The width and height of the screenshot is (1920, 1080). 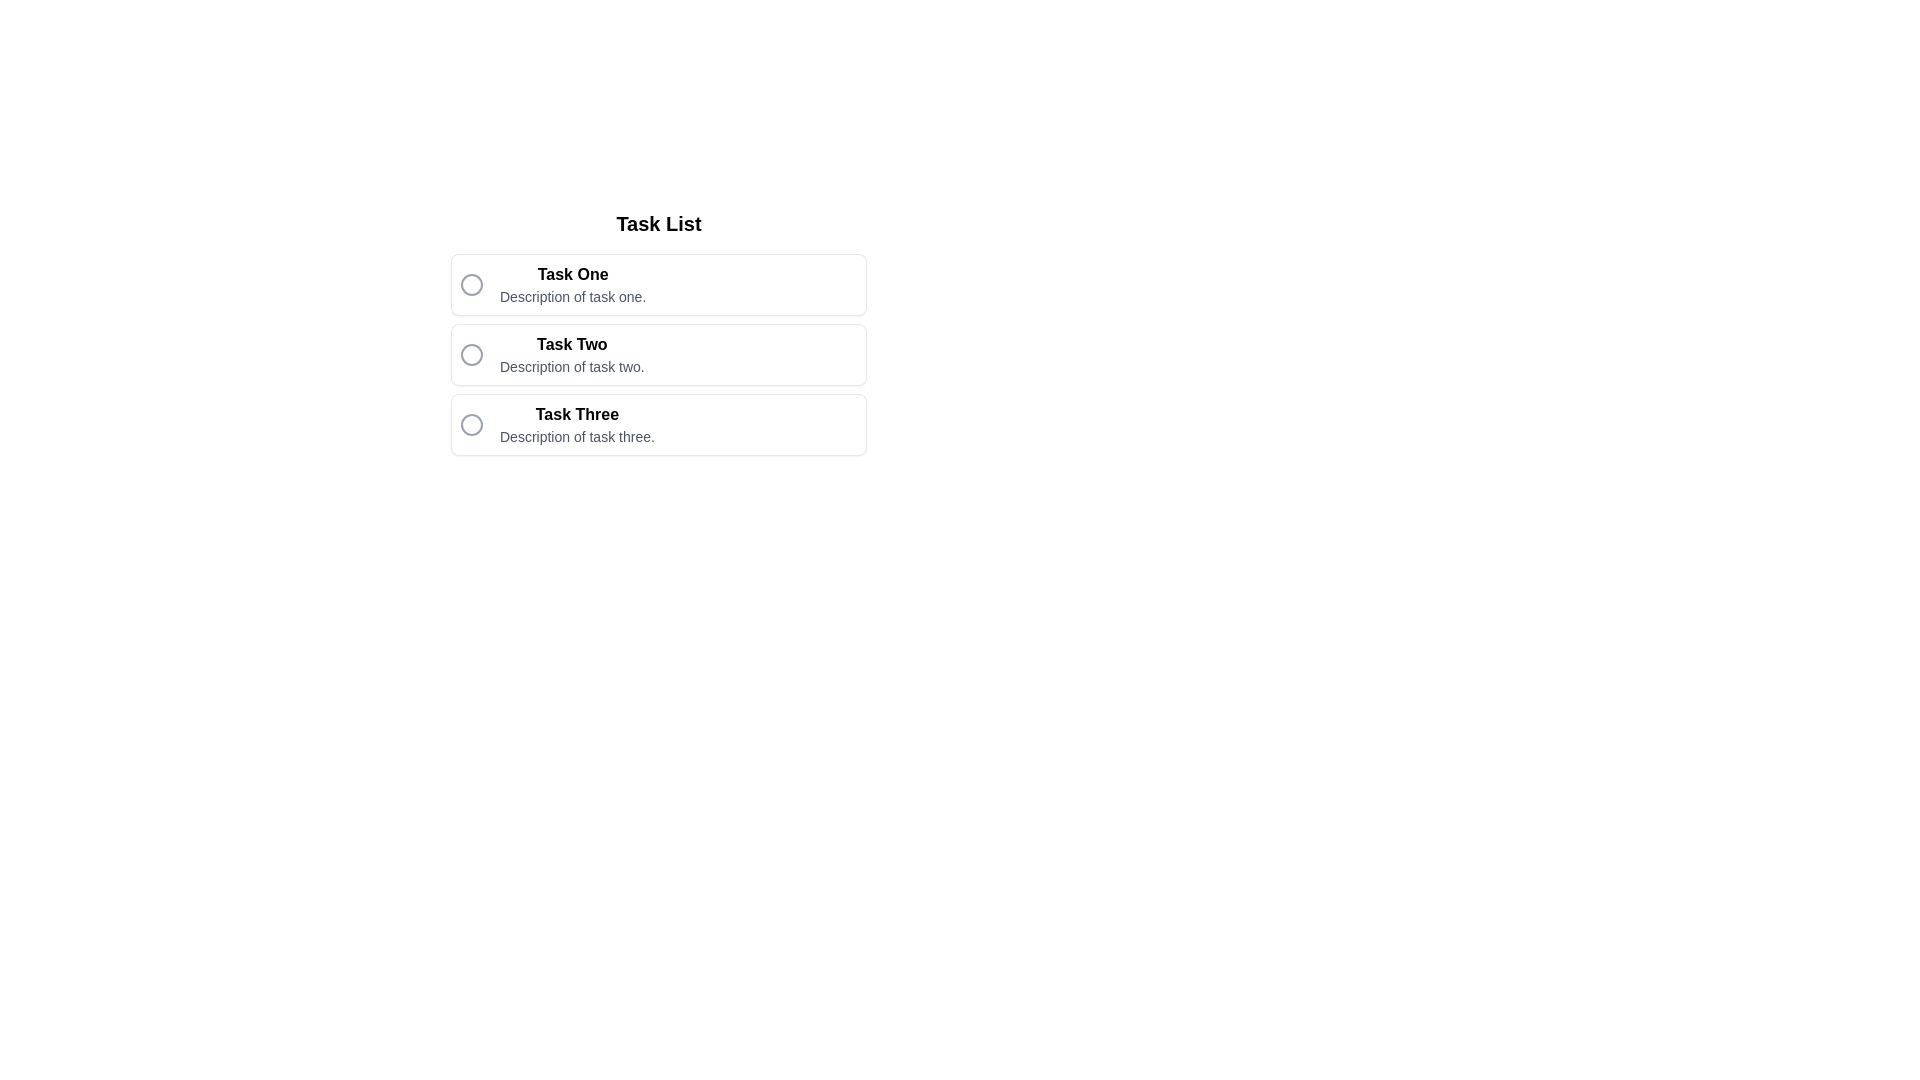 What do you see at coordinates (658, 353) in the screenshot?
I see `the second list item containing the task title 'Task Two' and its description to interact with the task` at bounding box center [658, 353].